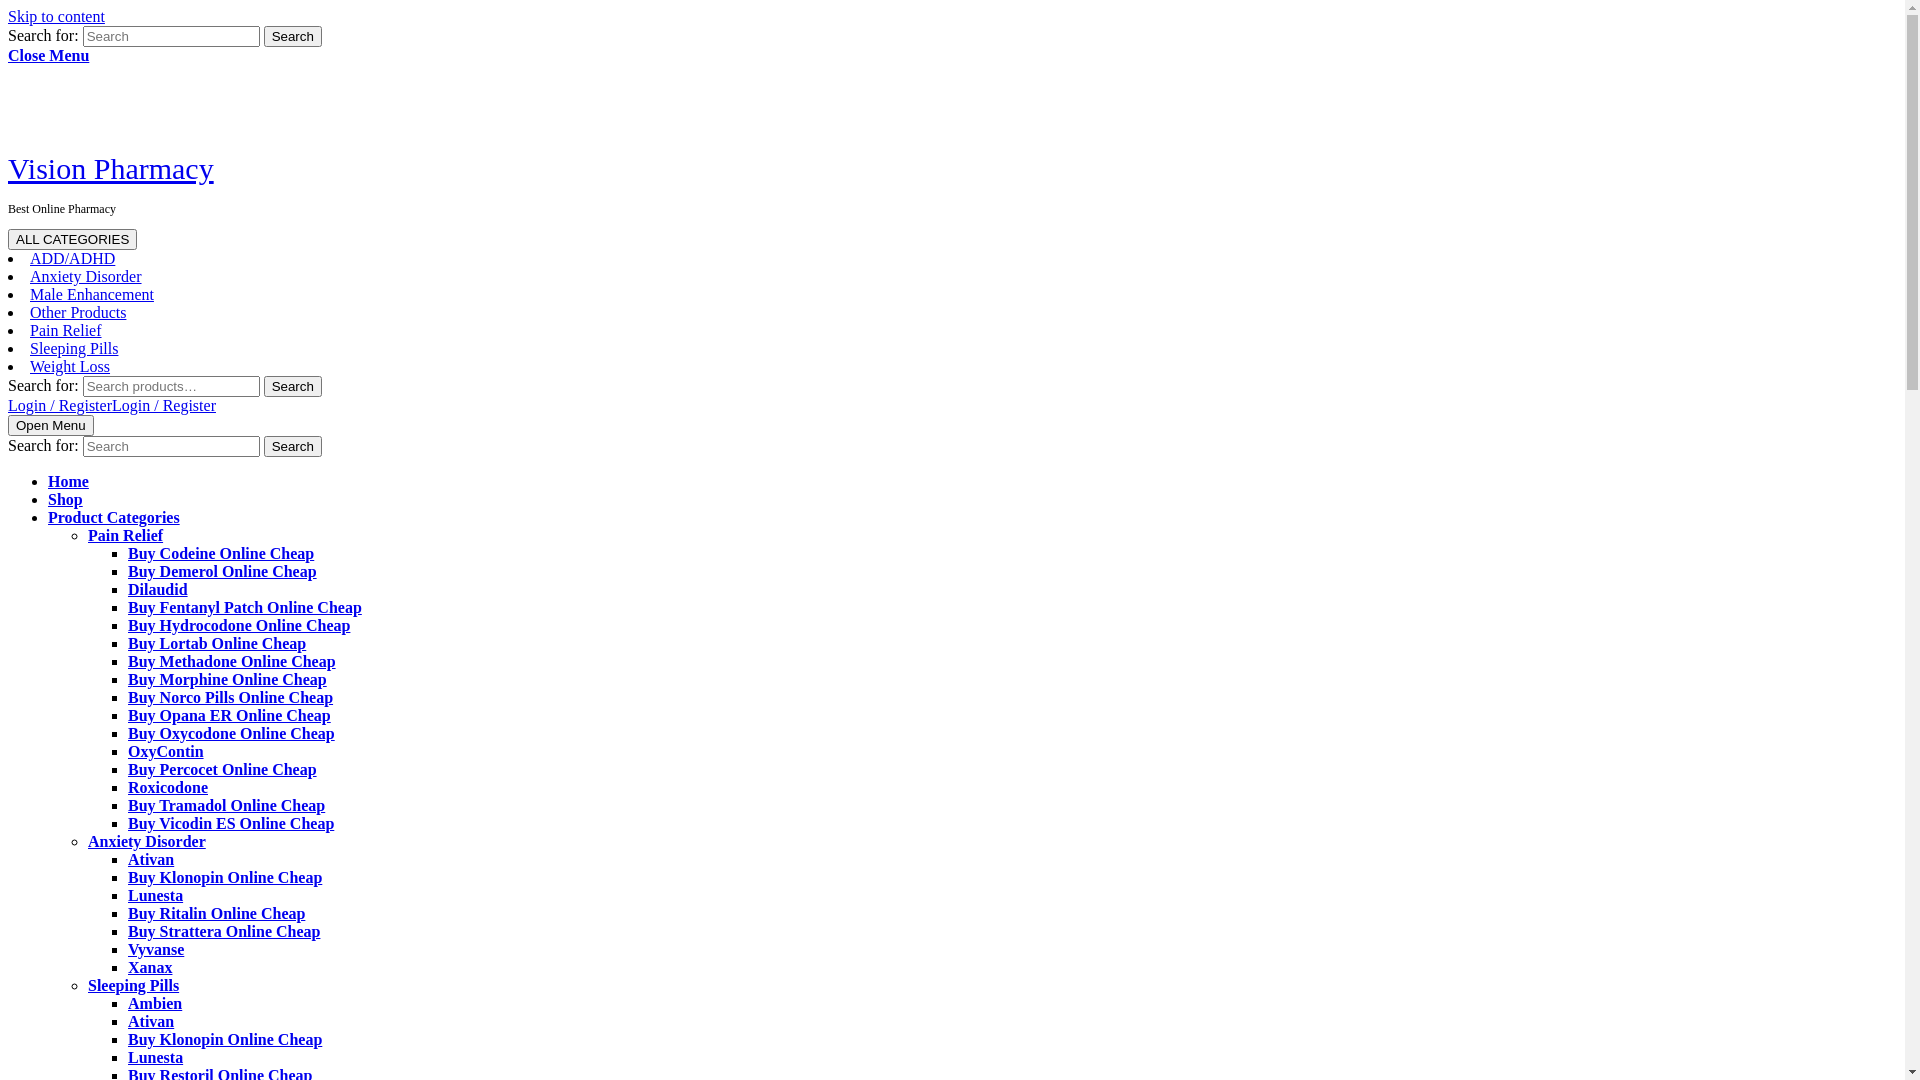  Describe the element at coordinates (127, 571) in the screenshot. I see `'Buy Demerol Online Cheap'` at that location.